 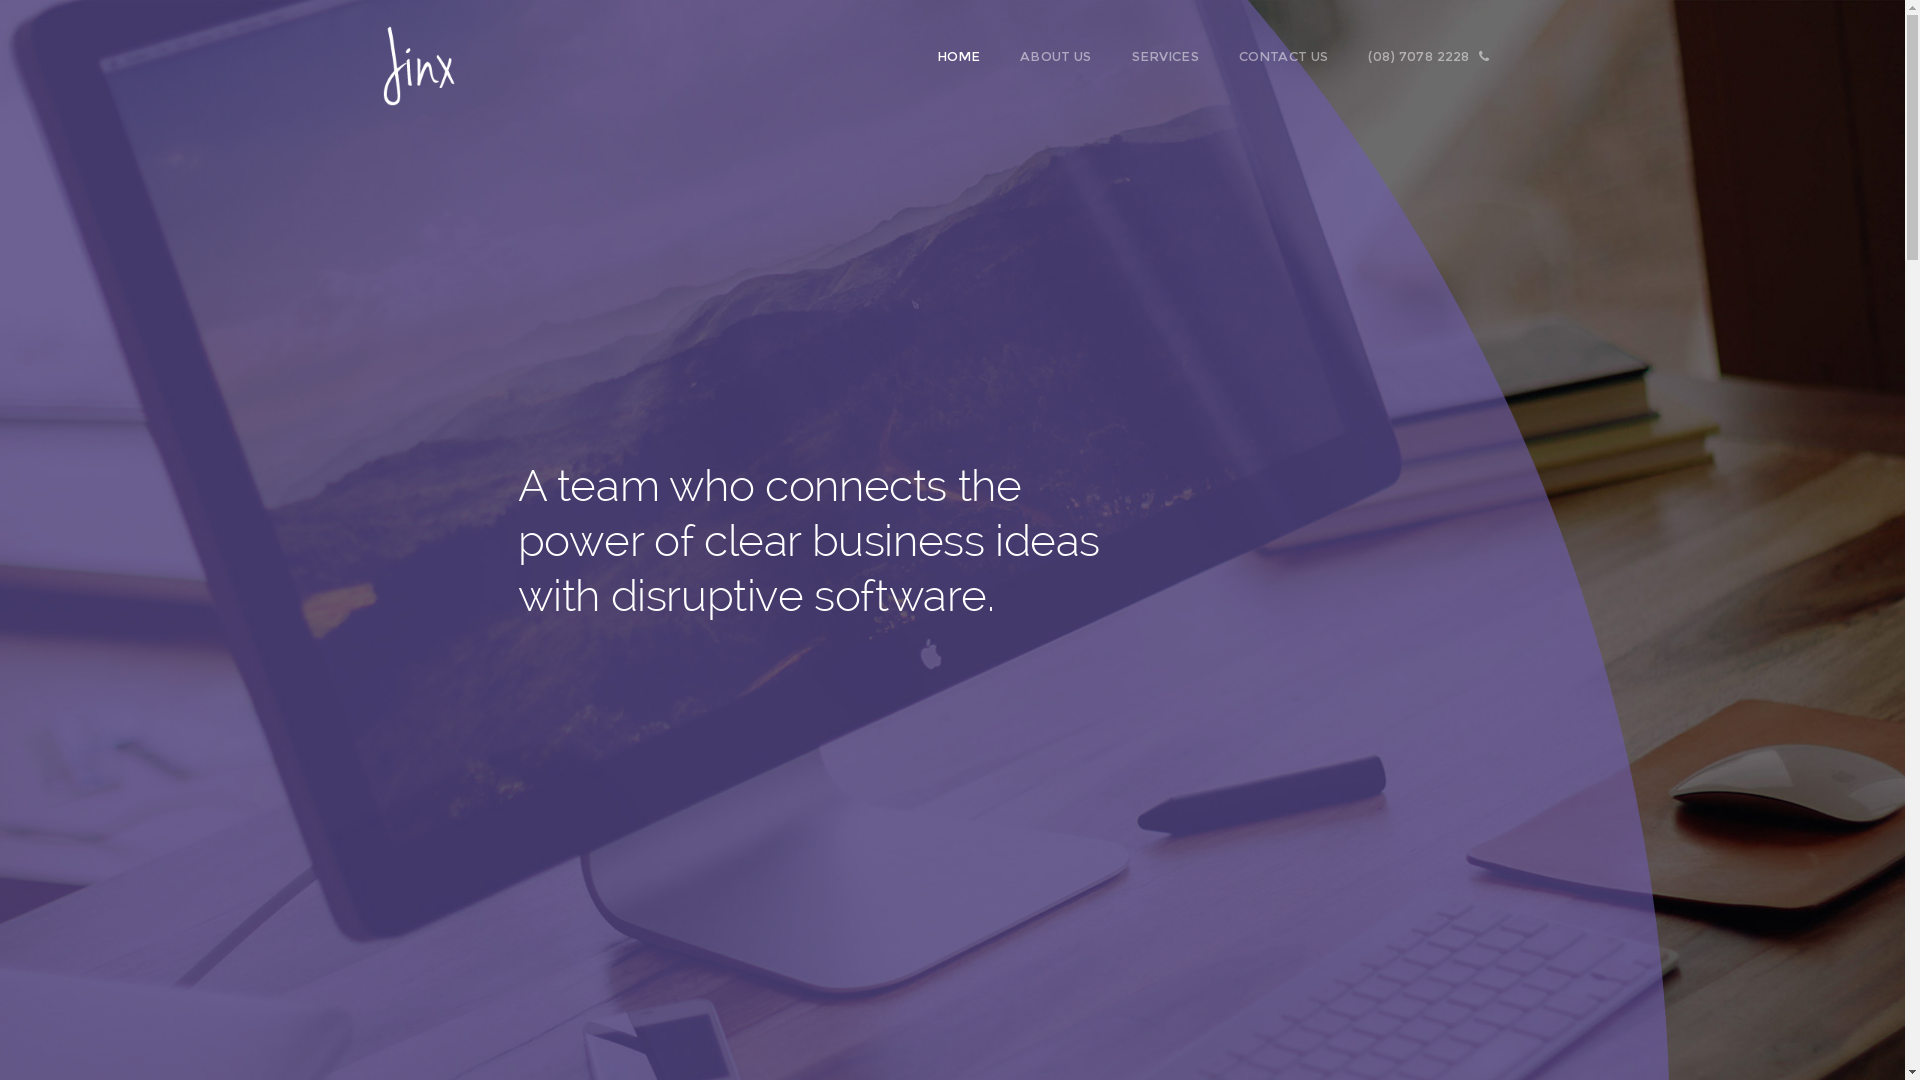 I want to click on '(08) 7078 2228', so click(x=1438, y=55).